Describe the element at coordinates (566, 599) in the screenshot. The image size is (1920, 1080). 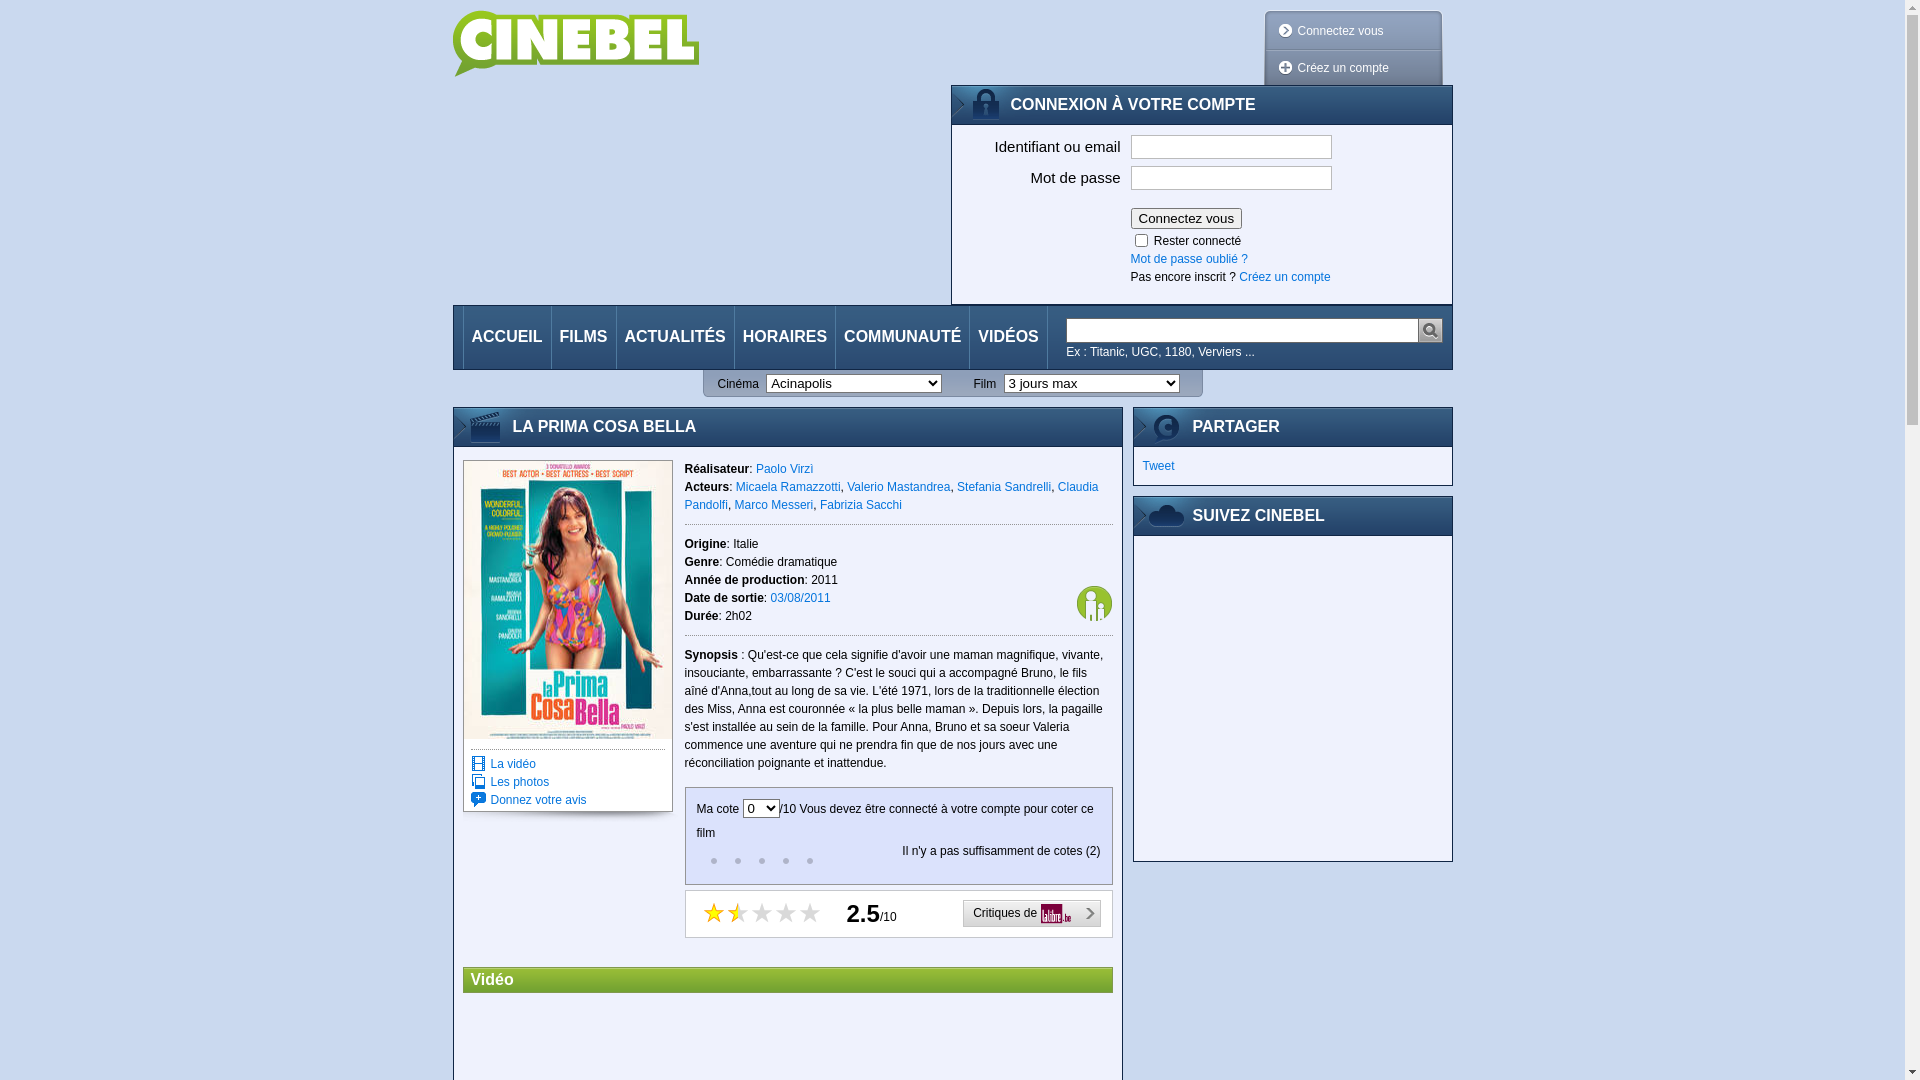
I see `'Afficher l'affiche en grand format'` at that location.